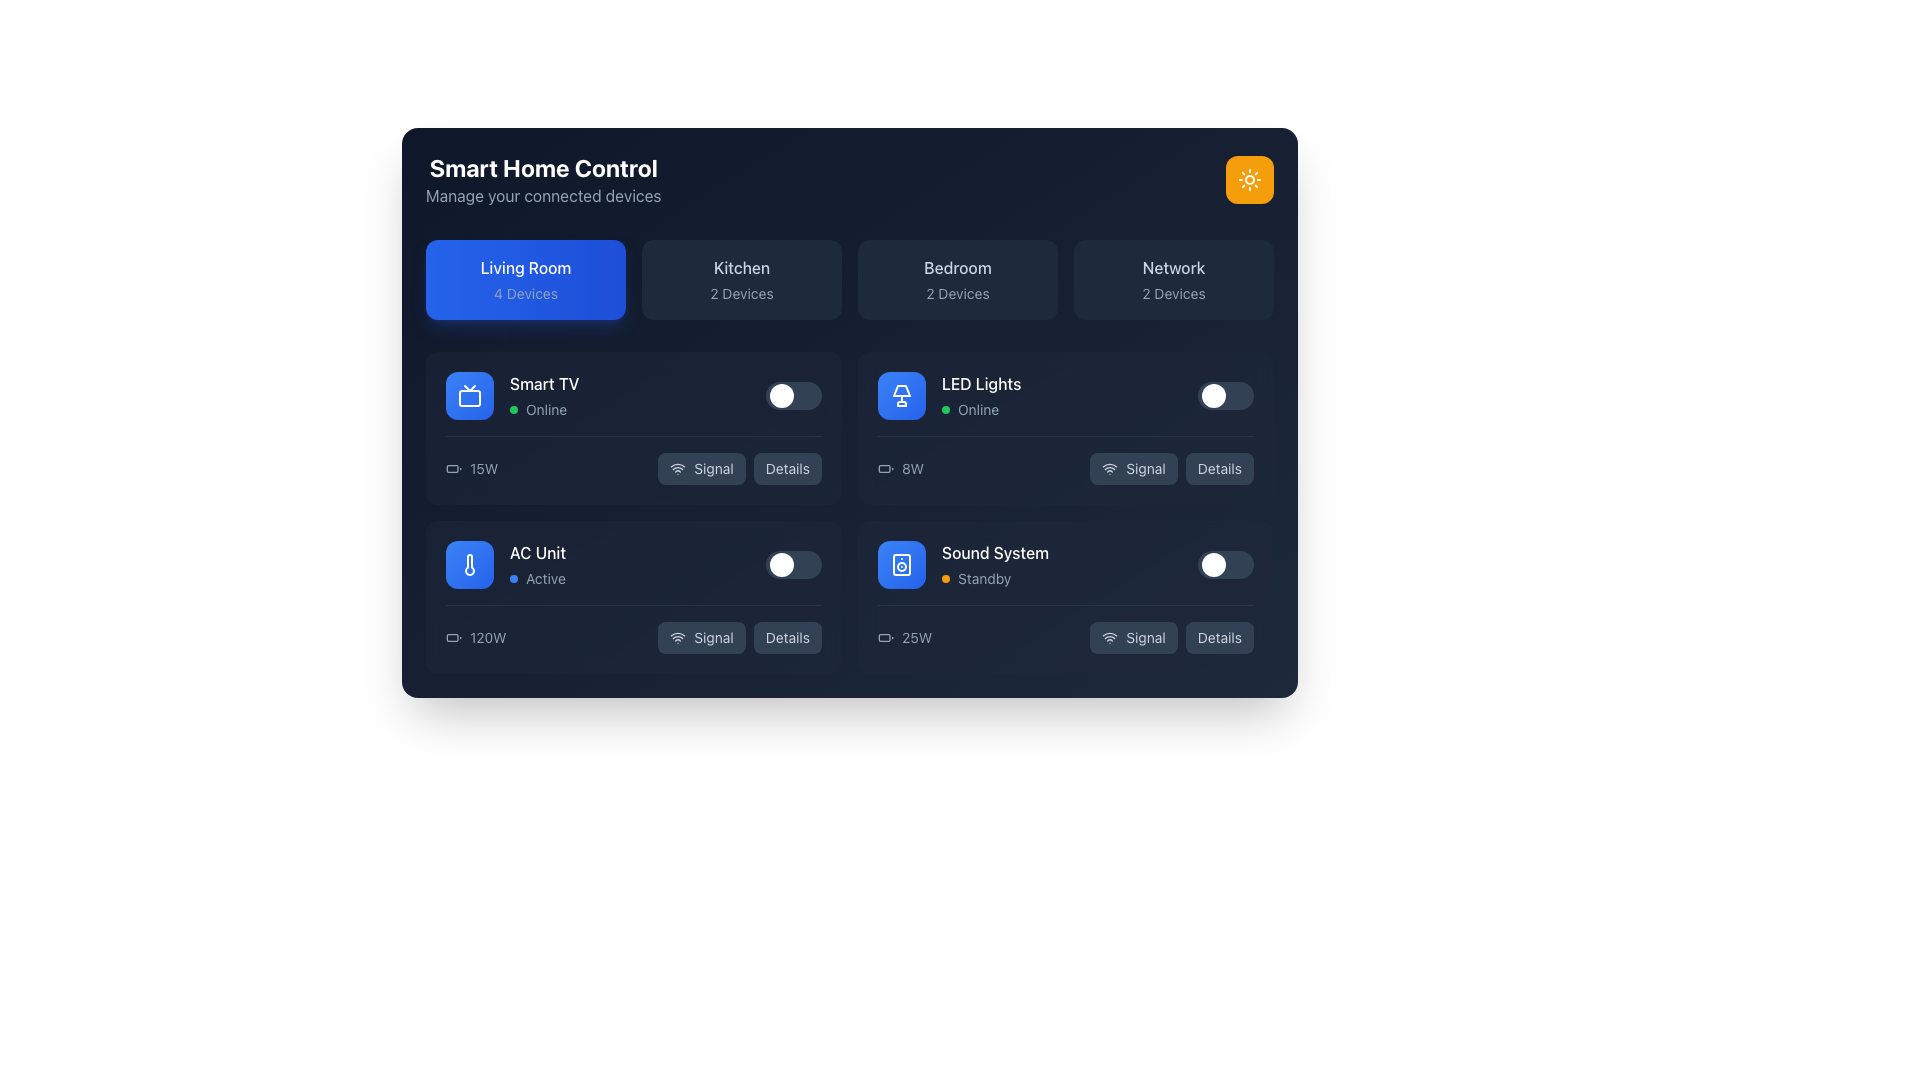 This screenshot has width=1920, height=1080. What do you see at coordinates (632, 627) in the screenshot?
I see `the 'Signal' button located in the Information display row of the 'AC Unit' card, which is positioned in the lower part of the card displaying information about the air conditioning unit` at bounding box center [632, 627].